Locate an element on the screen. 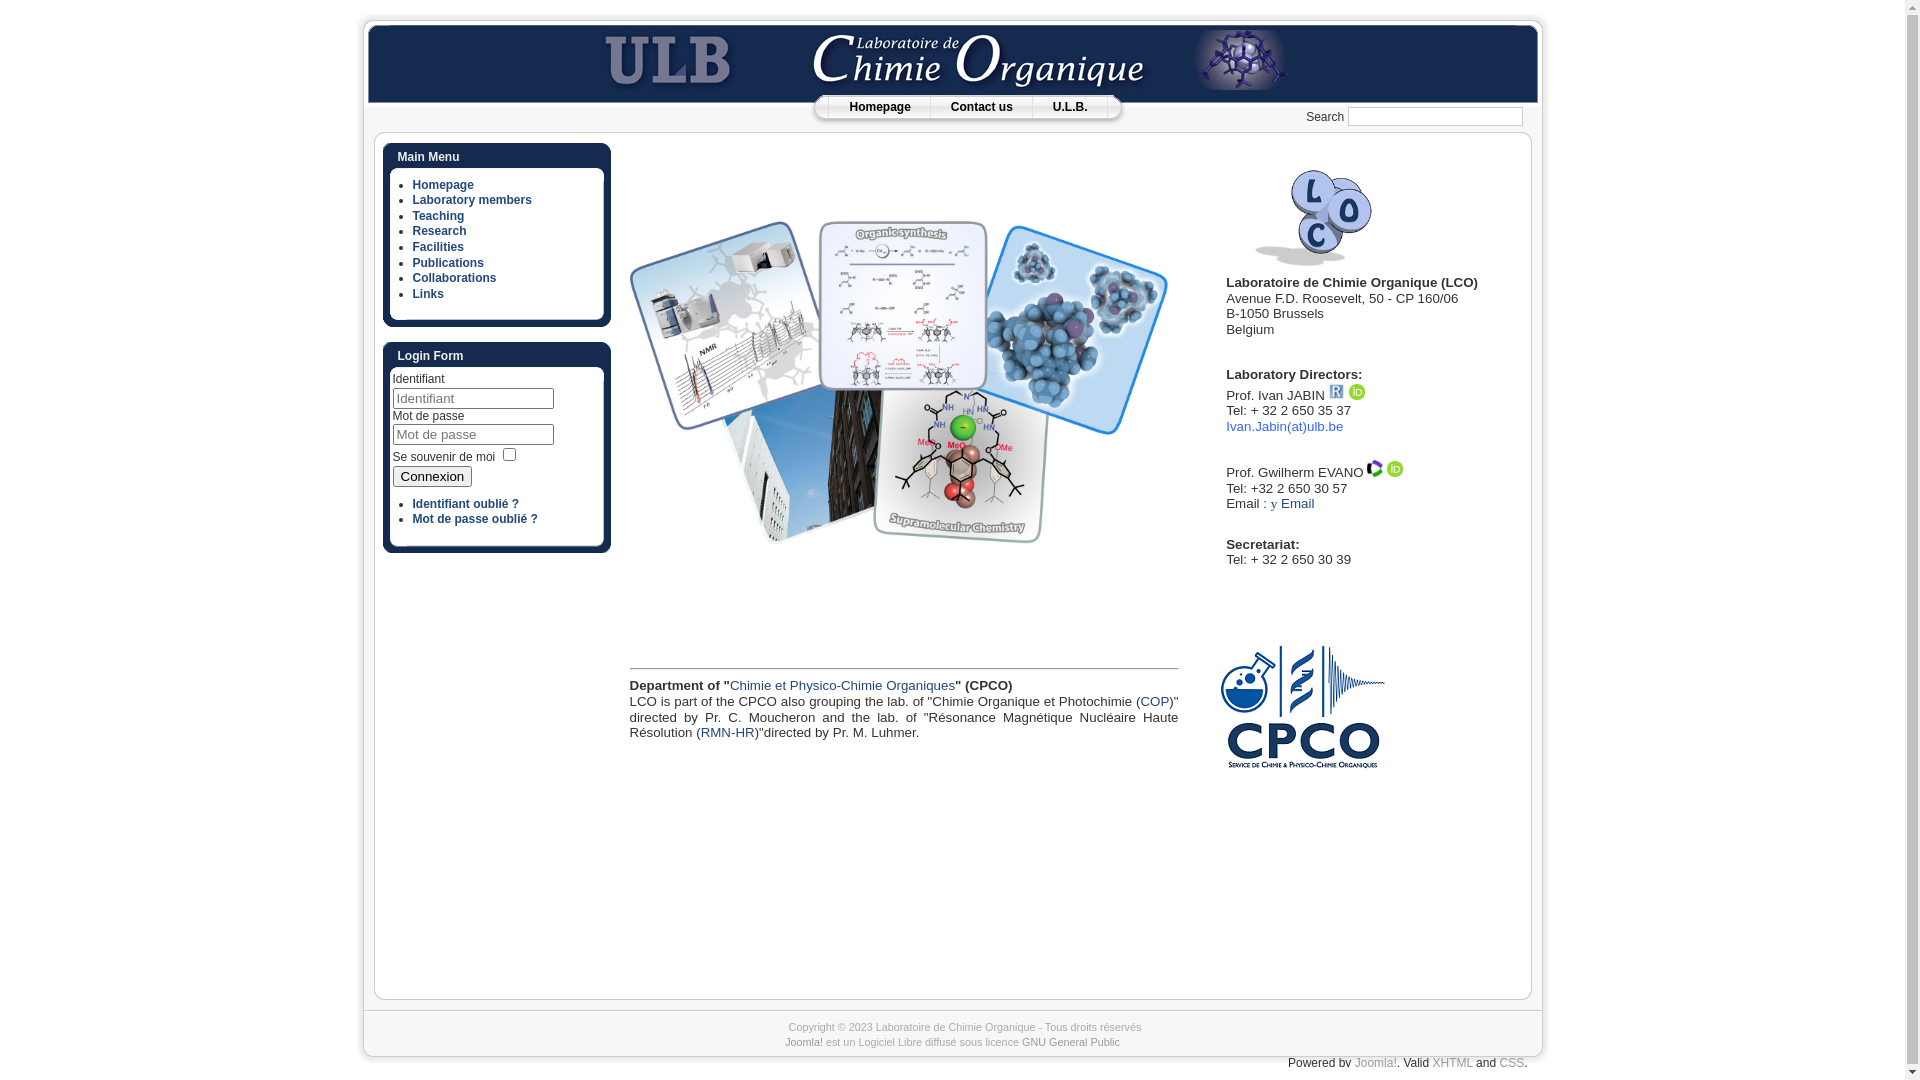 The height and width of the screenshot is (1080, 1920). 'U.L.B.' is located at coordinates (1032, 107).